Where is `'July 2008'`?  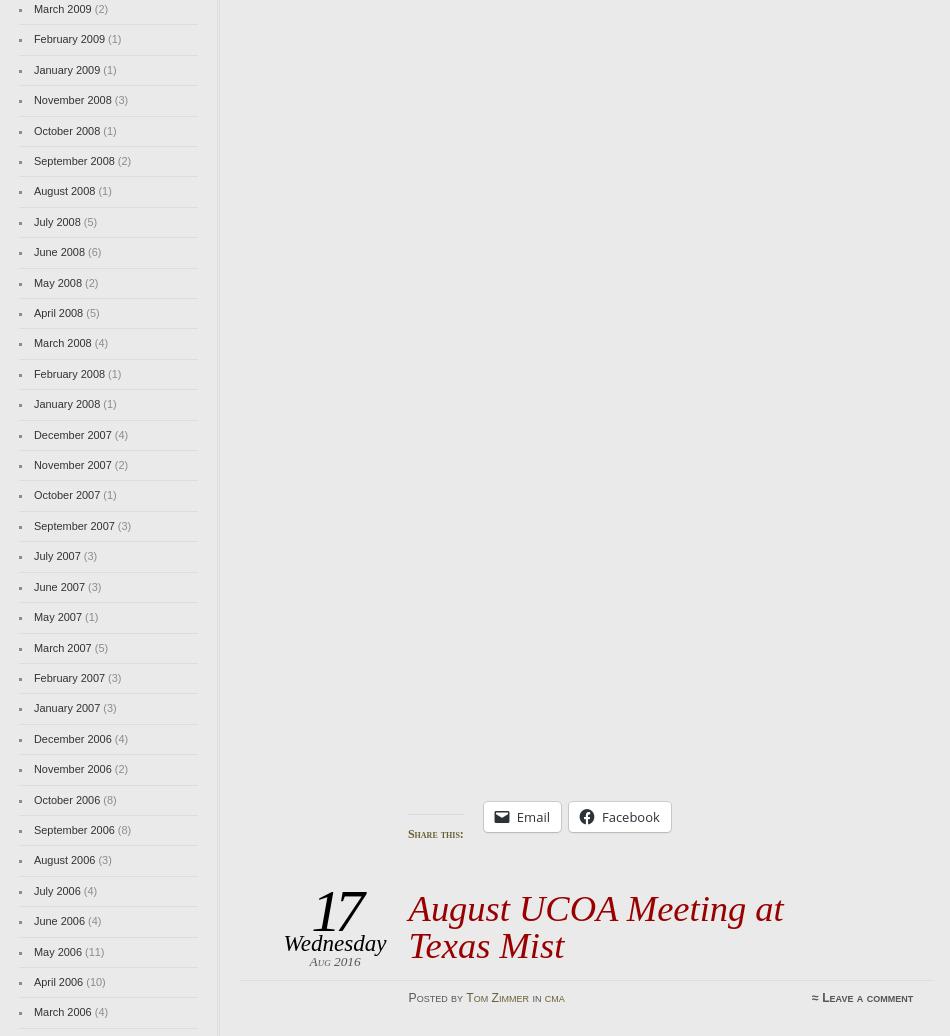 'July 2008' is located at coordinates (32, 220).